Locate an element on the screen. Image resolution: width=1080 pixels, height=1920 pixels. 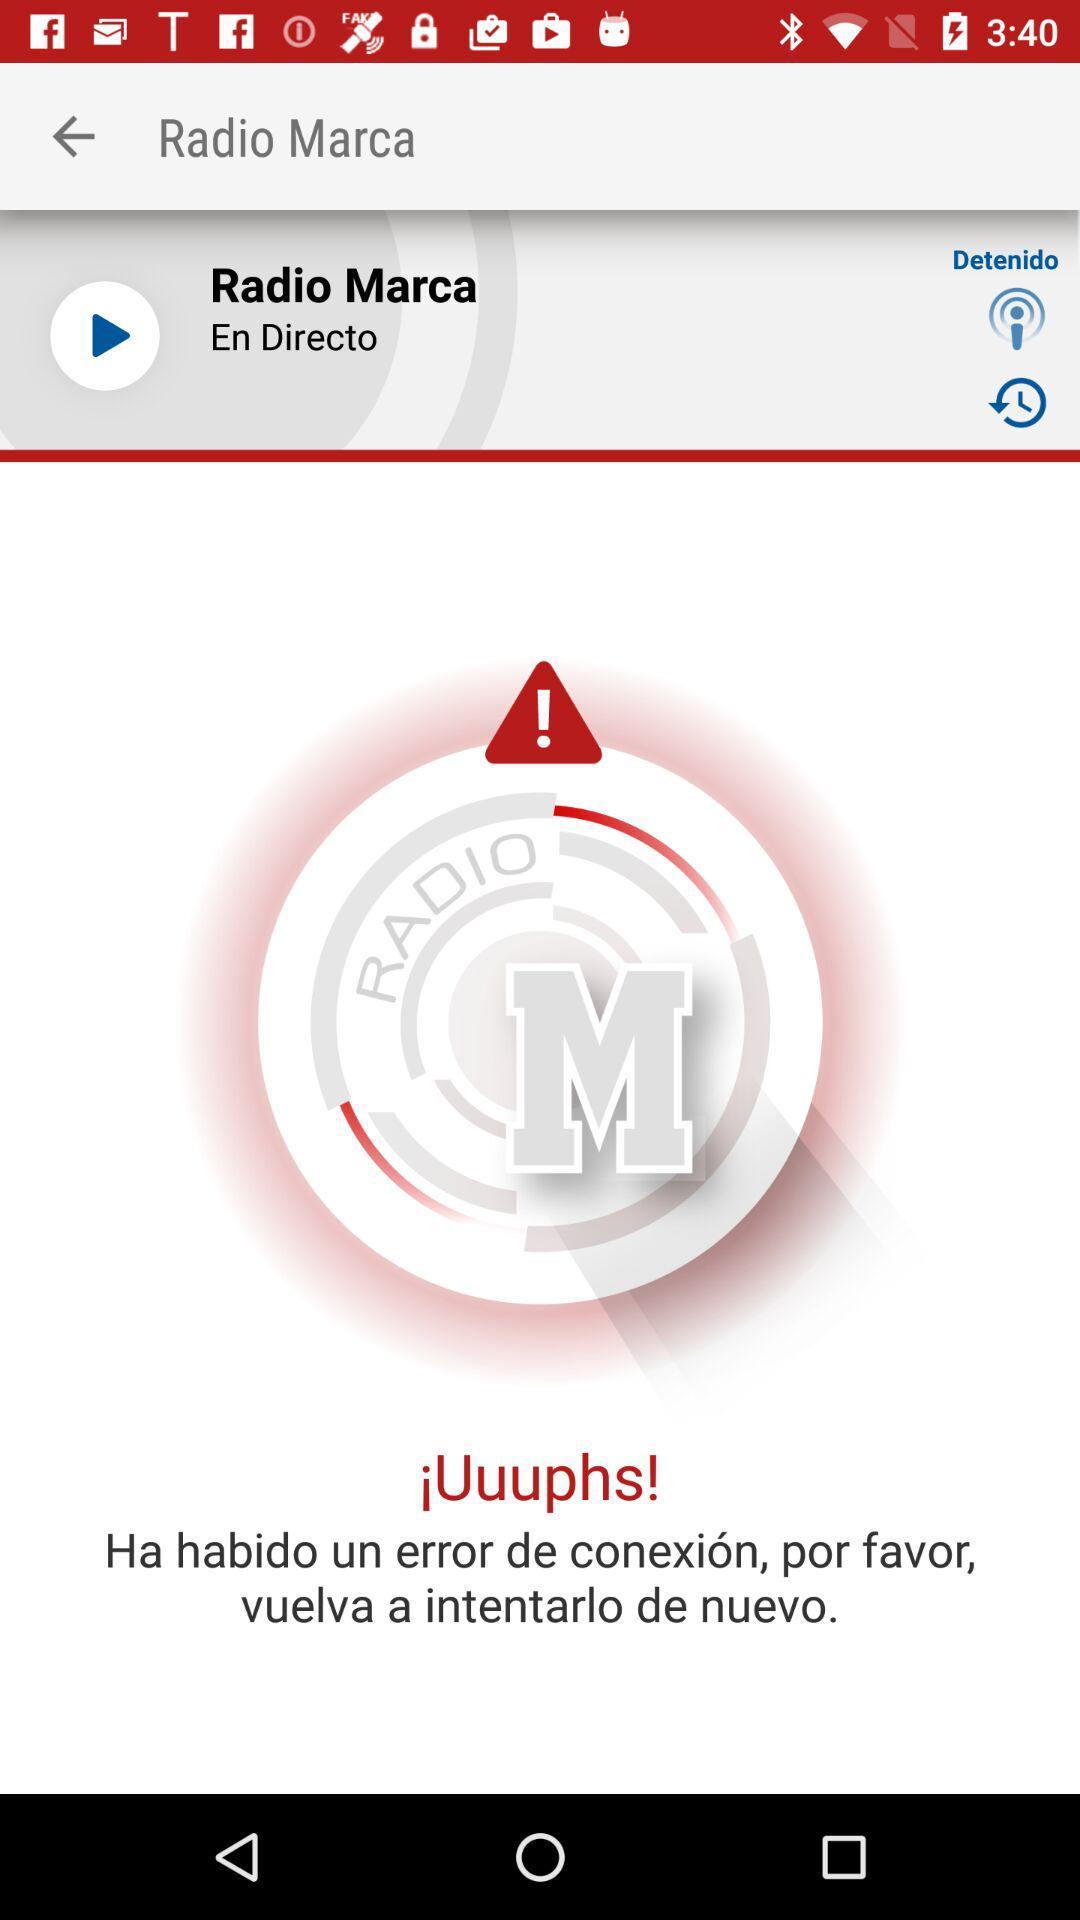
item next to the radio marca is located at coordinates (104, 336).